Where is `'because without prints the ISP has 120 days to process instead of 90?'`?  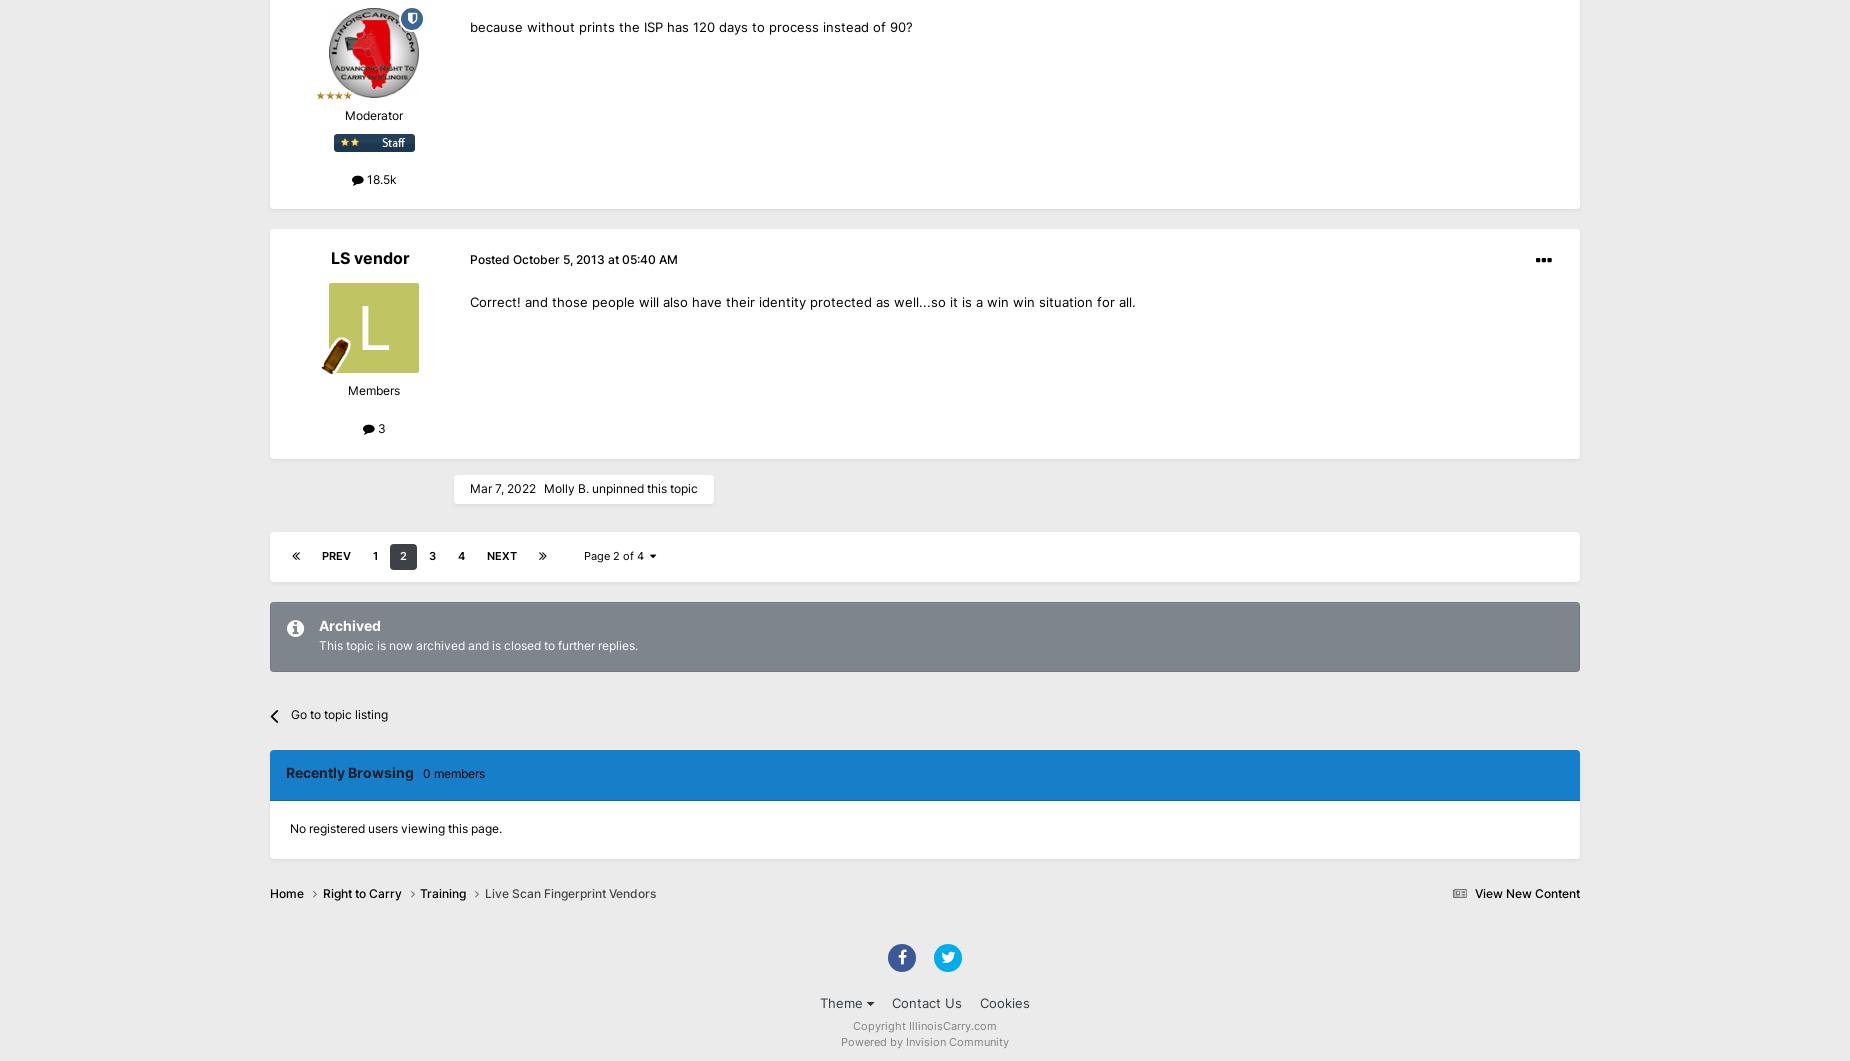 'because without prints the ISP has 120 days to process instead of 90?' is located at coordinates (470, 27).